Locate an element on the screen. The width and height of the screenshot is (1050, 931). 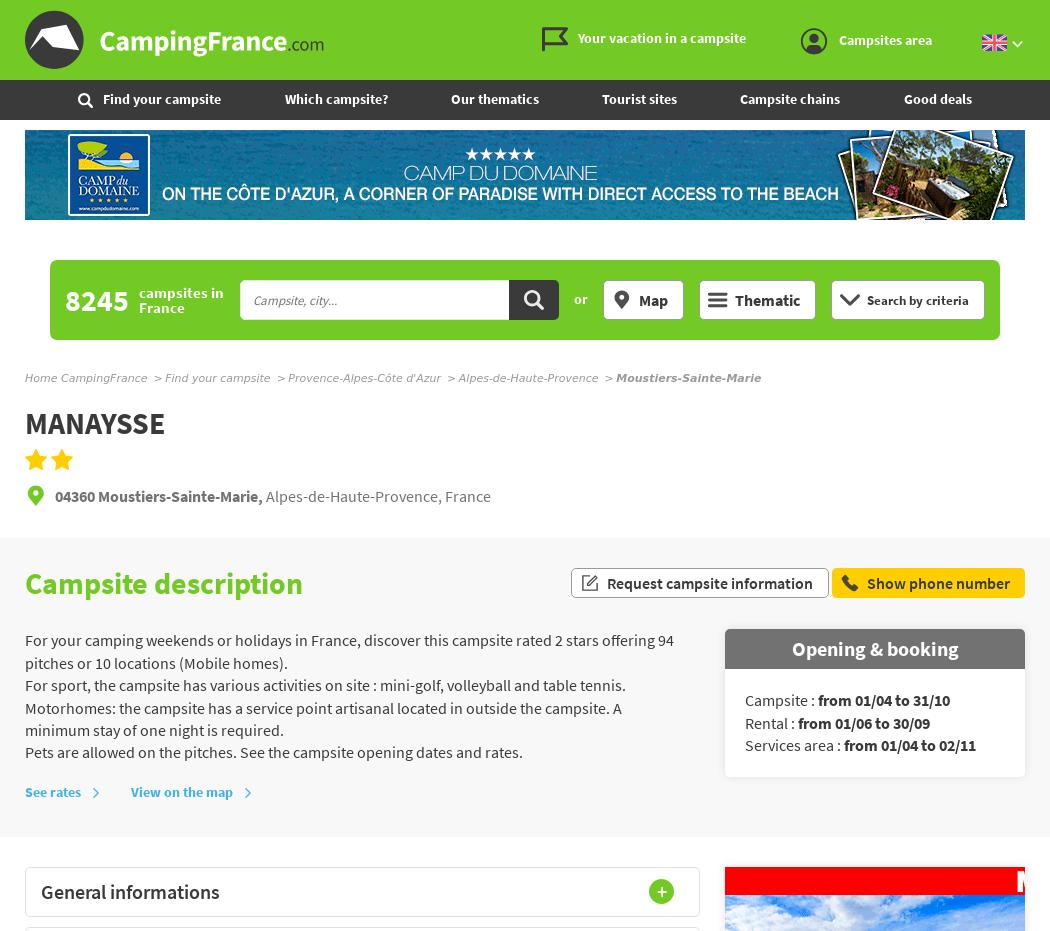
'Tourist sites' is located at coordinates (638, 98).